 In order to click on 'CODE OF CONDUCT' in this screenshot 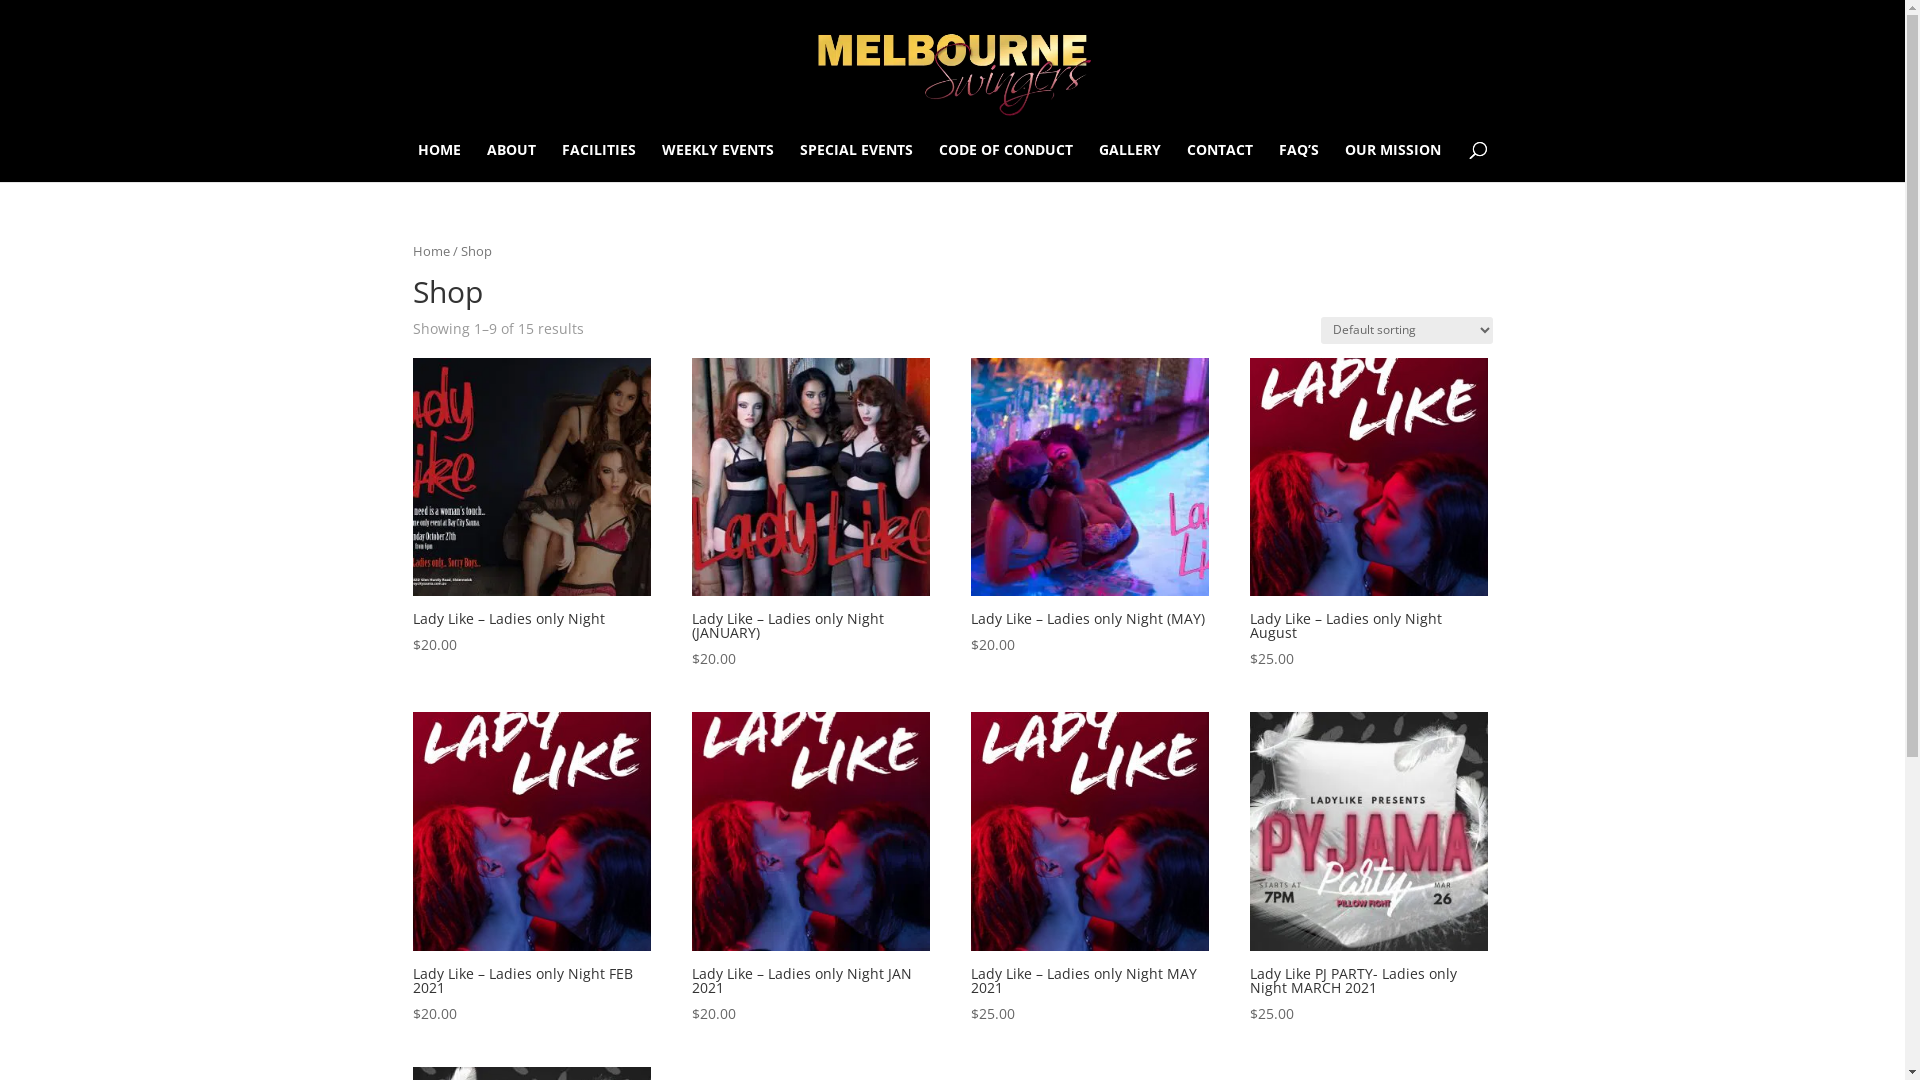, I will do `click(1006, 161)`.